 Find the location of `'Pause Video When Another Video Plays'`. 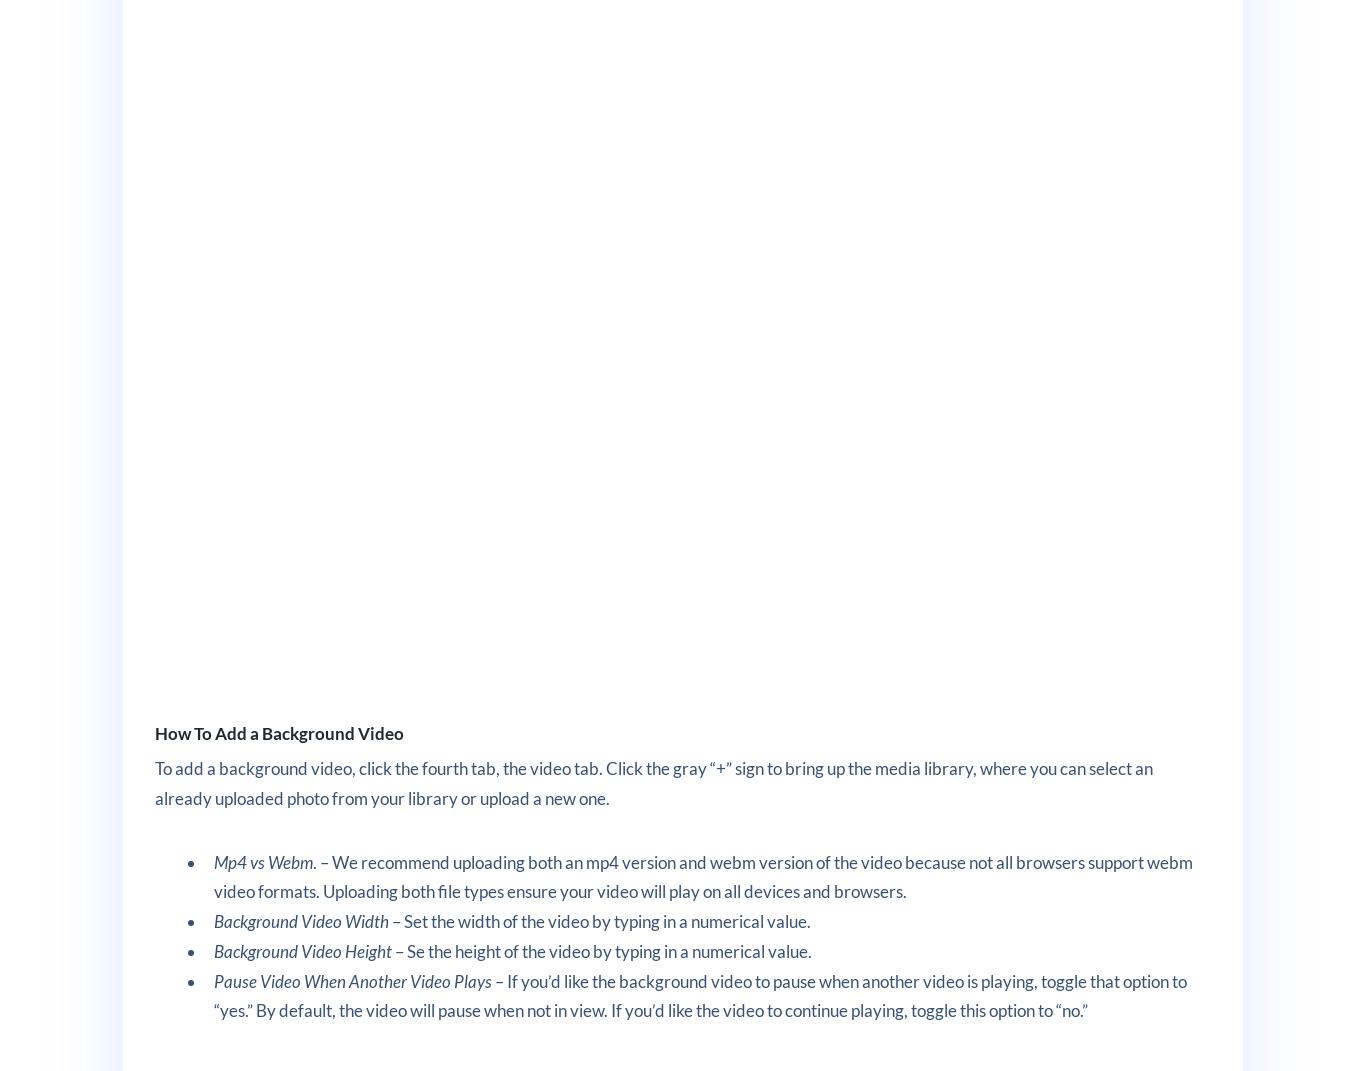

'Pause Video When Another Video Plays' is located at coordinates (213, 979).